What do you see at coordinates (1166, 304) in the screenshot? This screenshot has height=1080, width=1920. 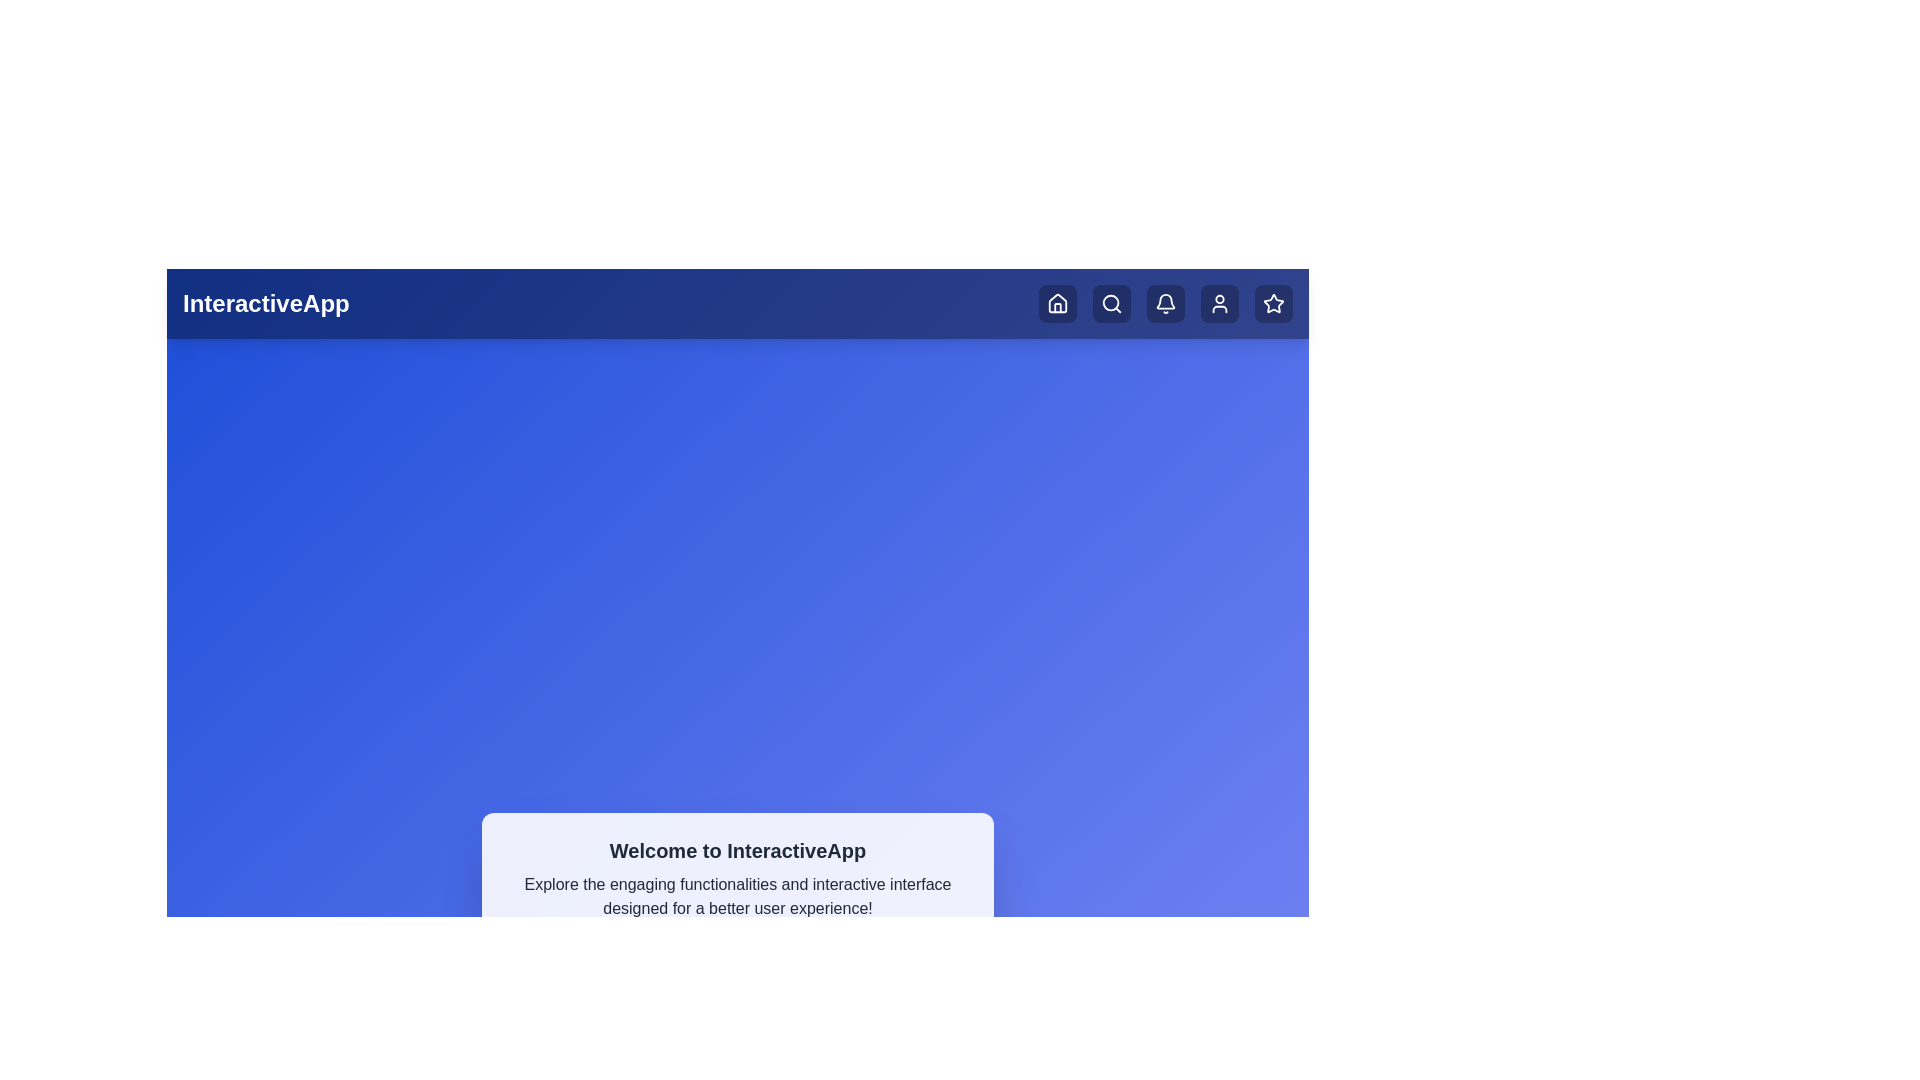 I see `the notifications navigation button to navigate to the respective section` at bounding box center [1166, 304].